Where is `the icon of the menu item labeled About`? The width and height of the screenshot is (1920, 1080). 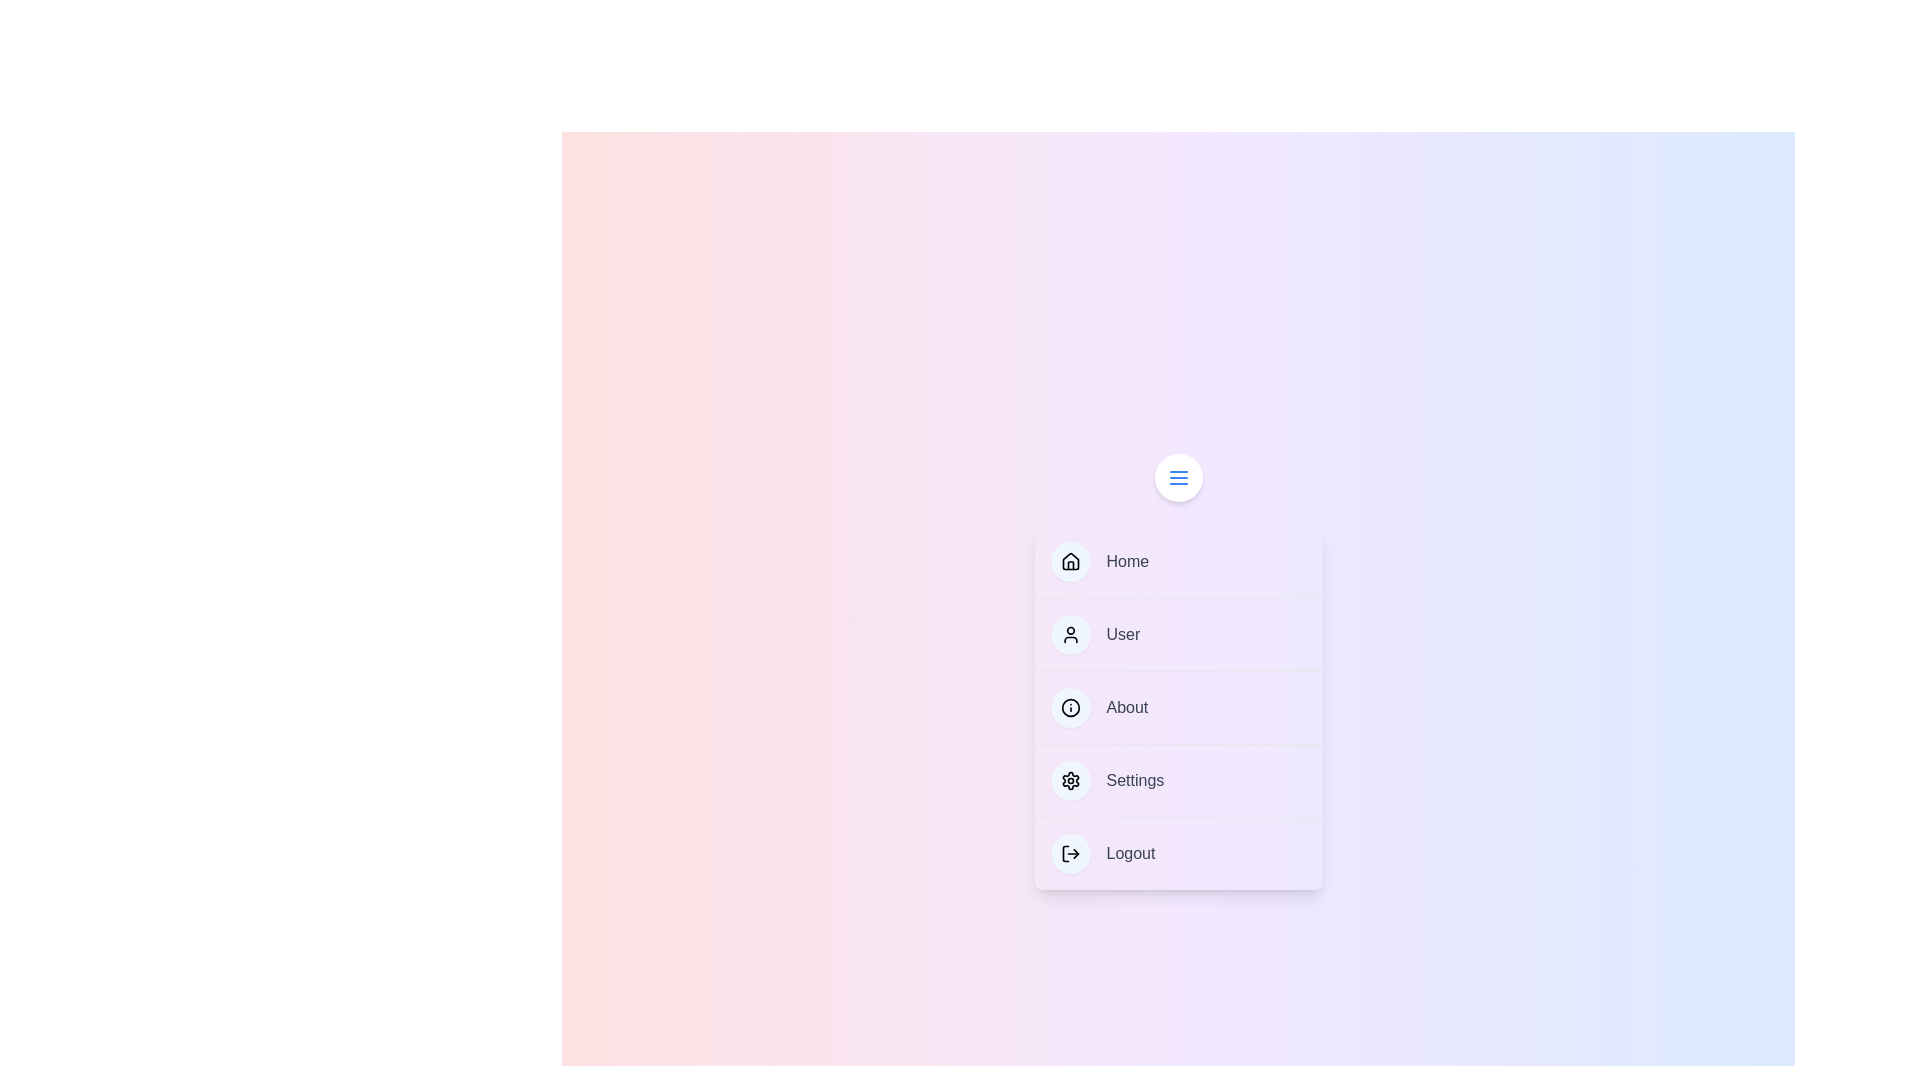 the icon of the menu item labeled About is located at coordinates (1069, 707).